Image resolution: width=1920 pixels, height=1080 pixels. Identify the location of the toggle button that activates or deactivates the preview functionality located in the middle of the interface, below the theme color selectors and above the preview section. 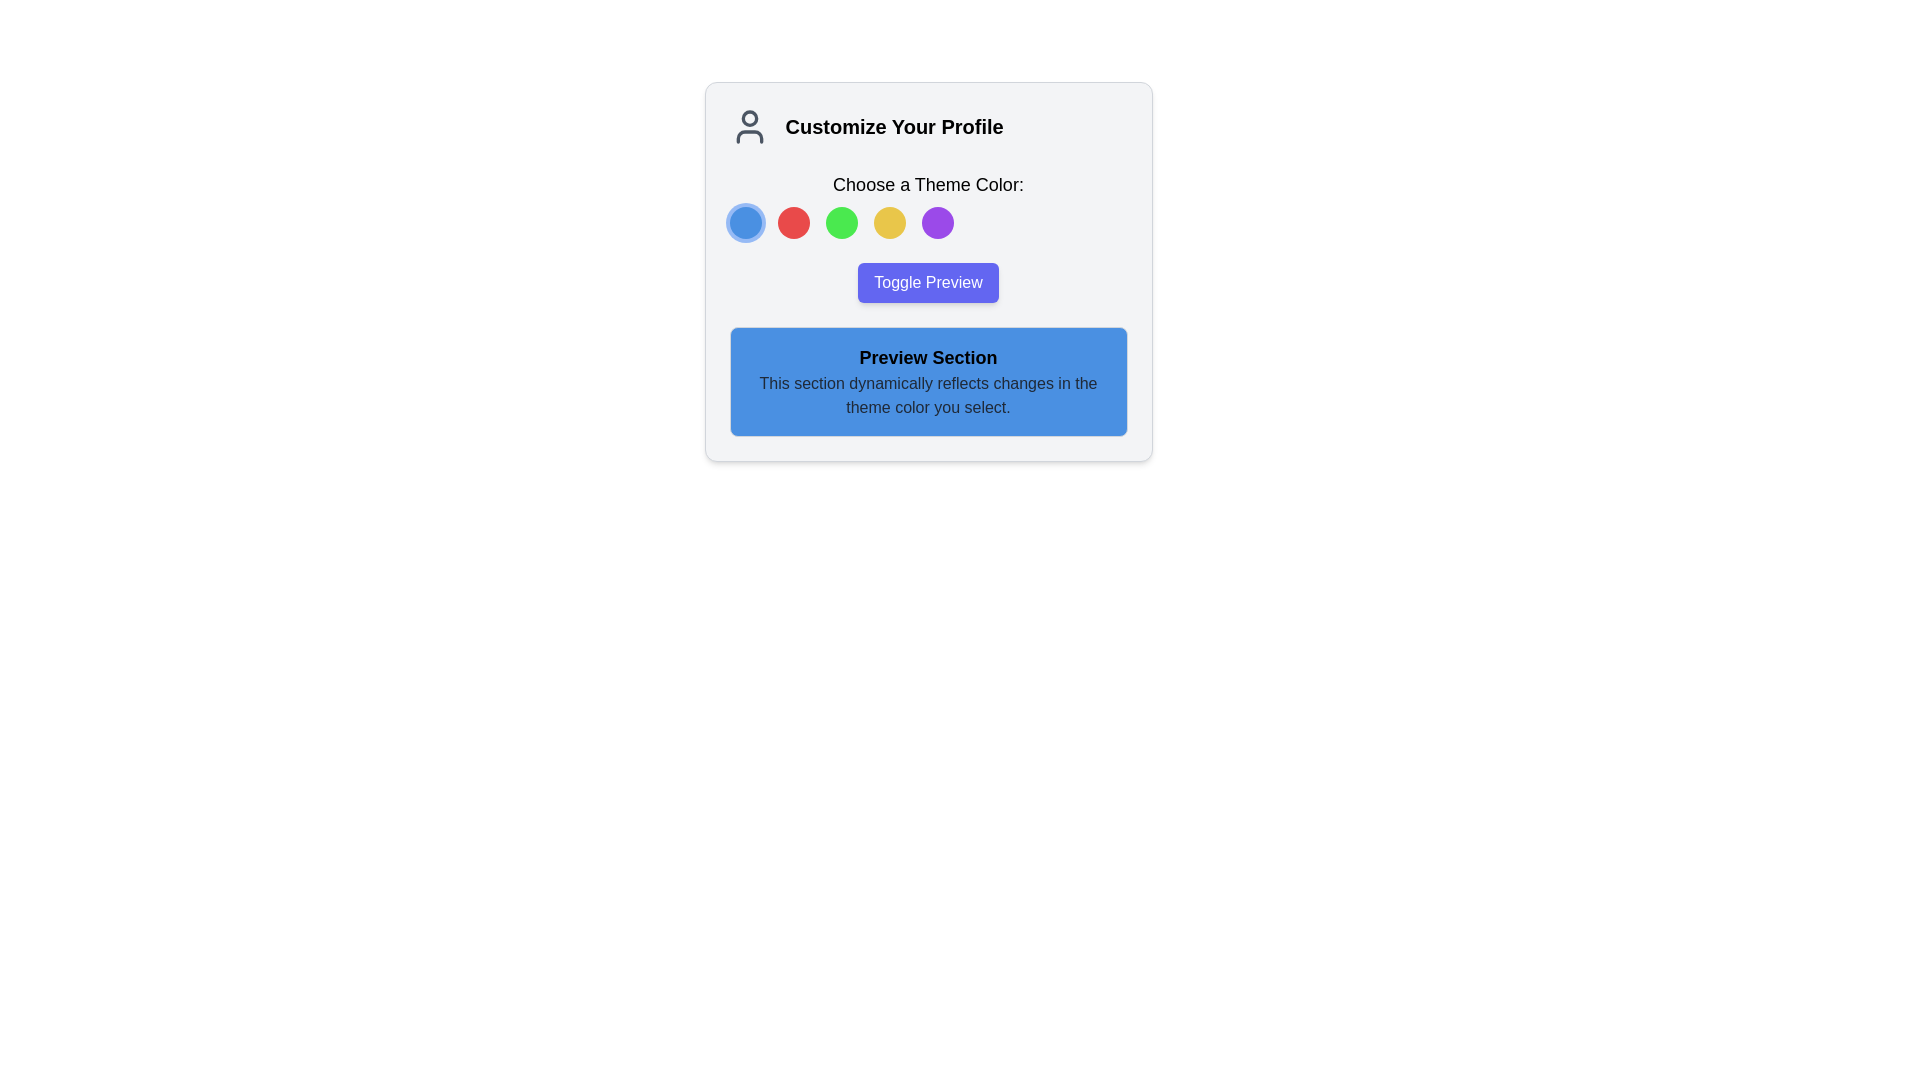
(927, 282).